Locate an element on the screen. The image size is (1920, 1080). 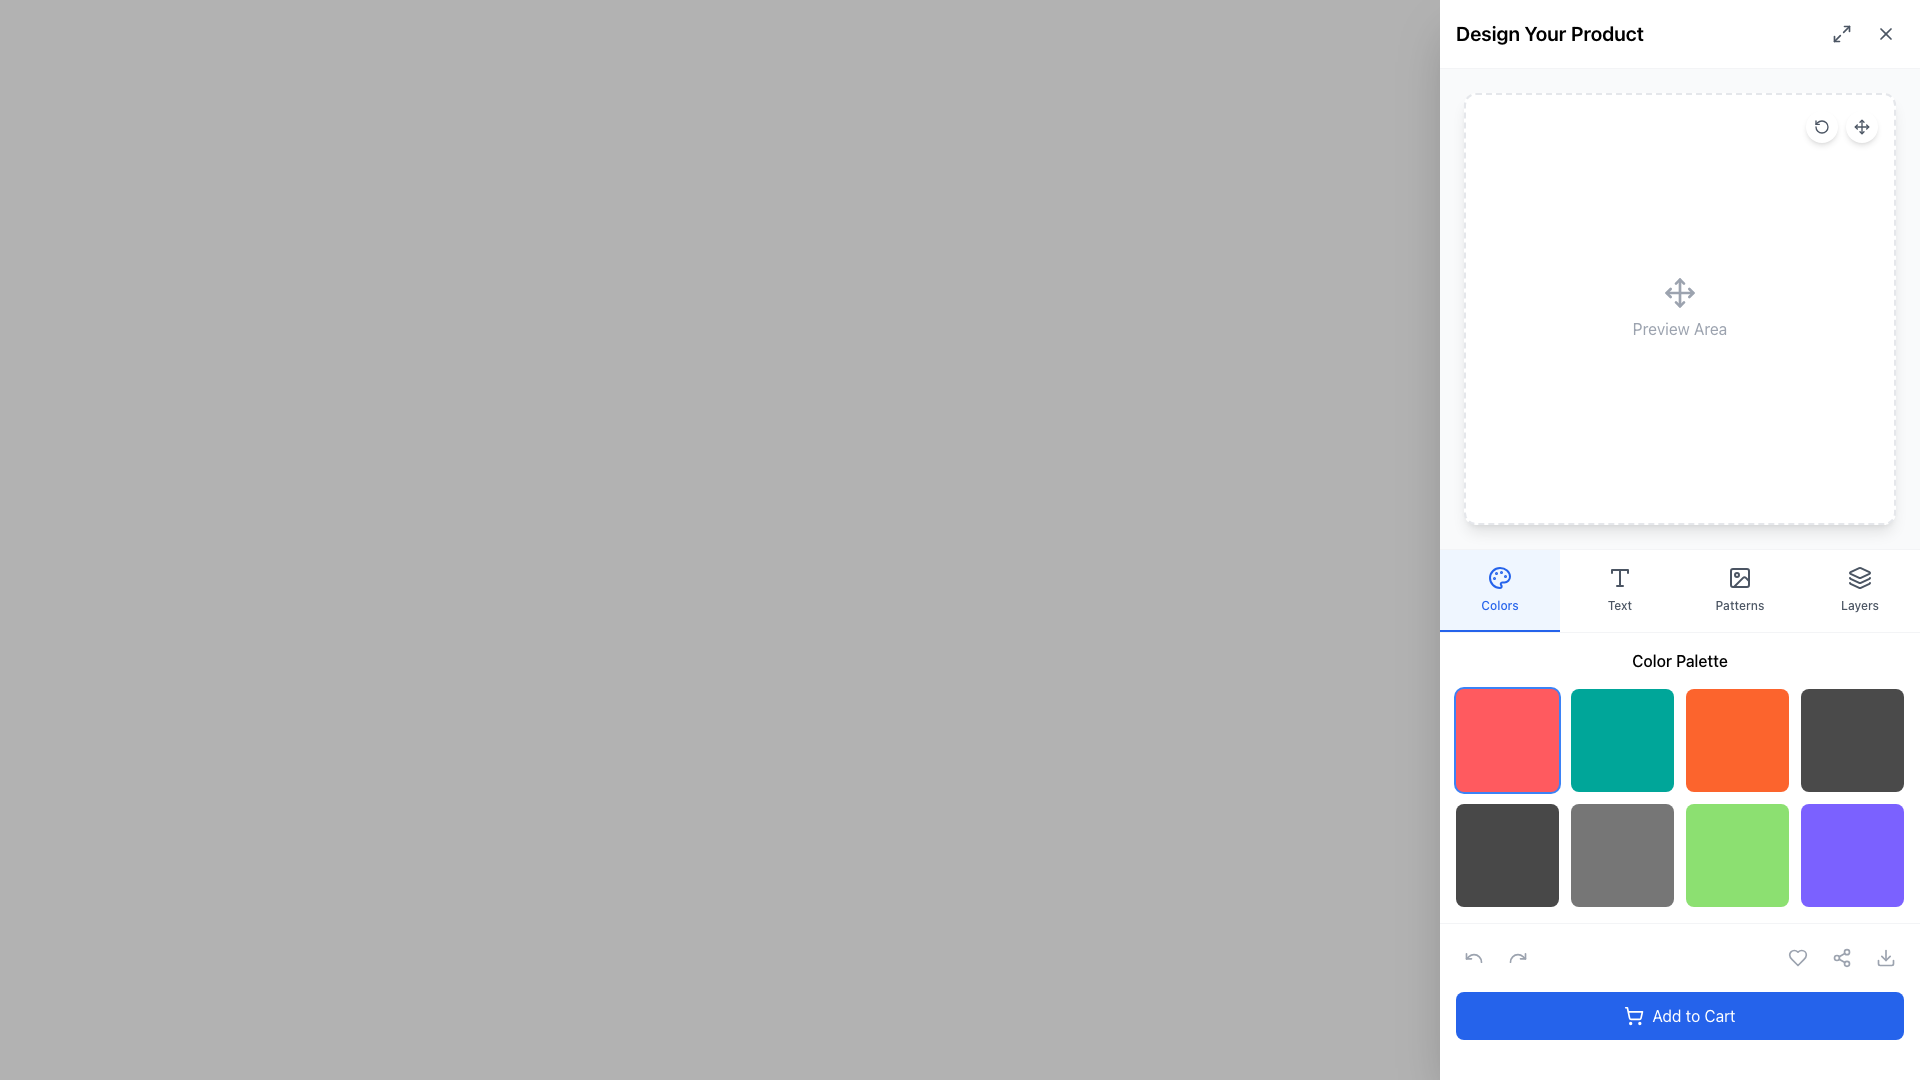
the move button located at the top-right corner of the design interface is located at coordinates (1861, 127).